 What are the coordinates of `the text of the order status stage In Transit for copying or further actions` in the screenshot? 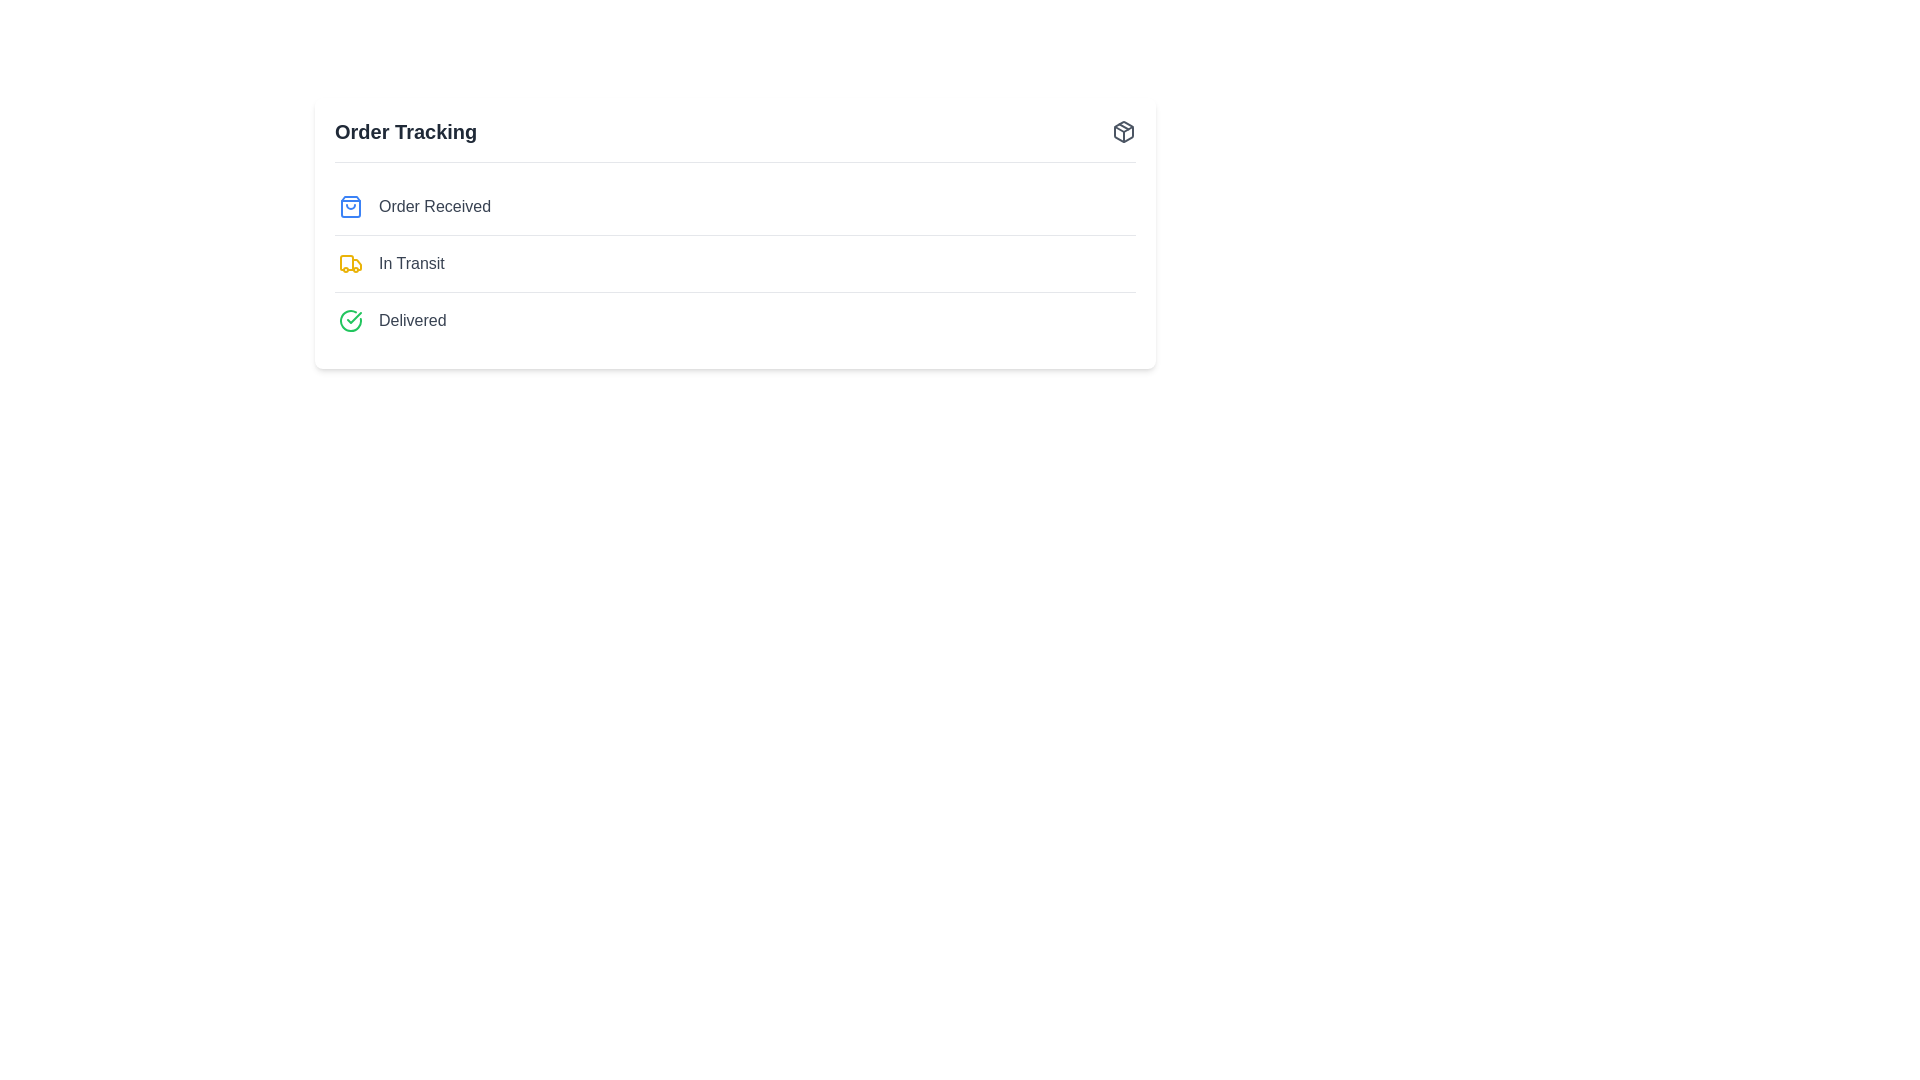 It's located at (410, 262).